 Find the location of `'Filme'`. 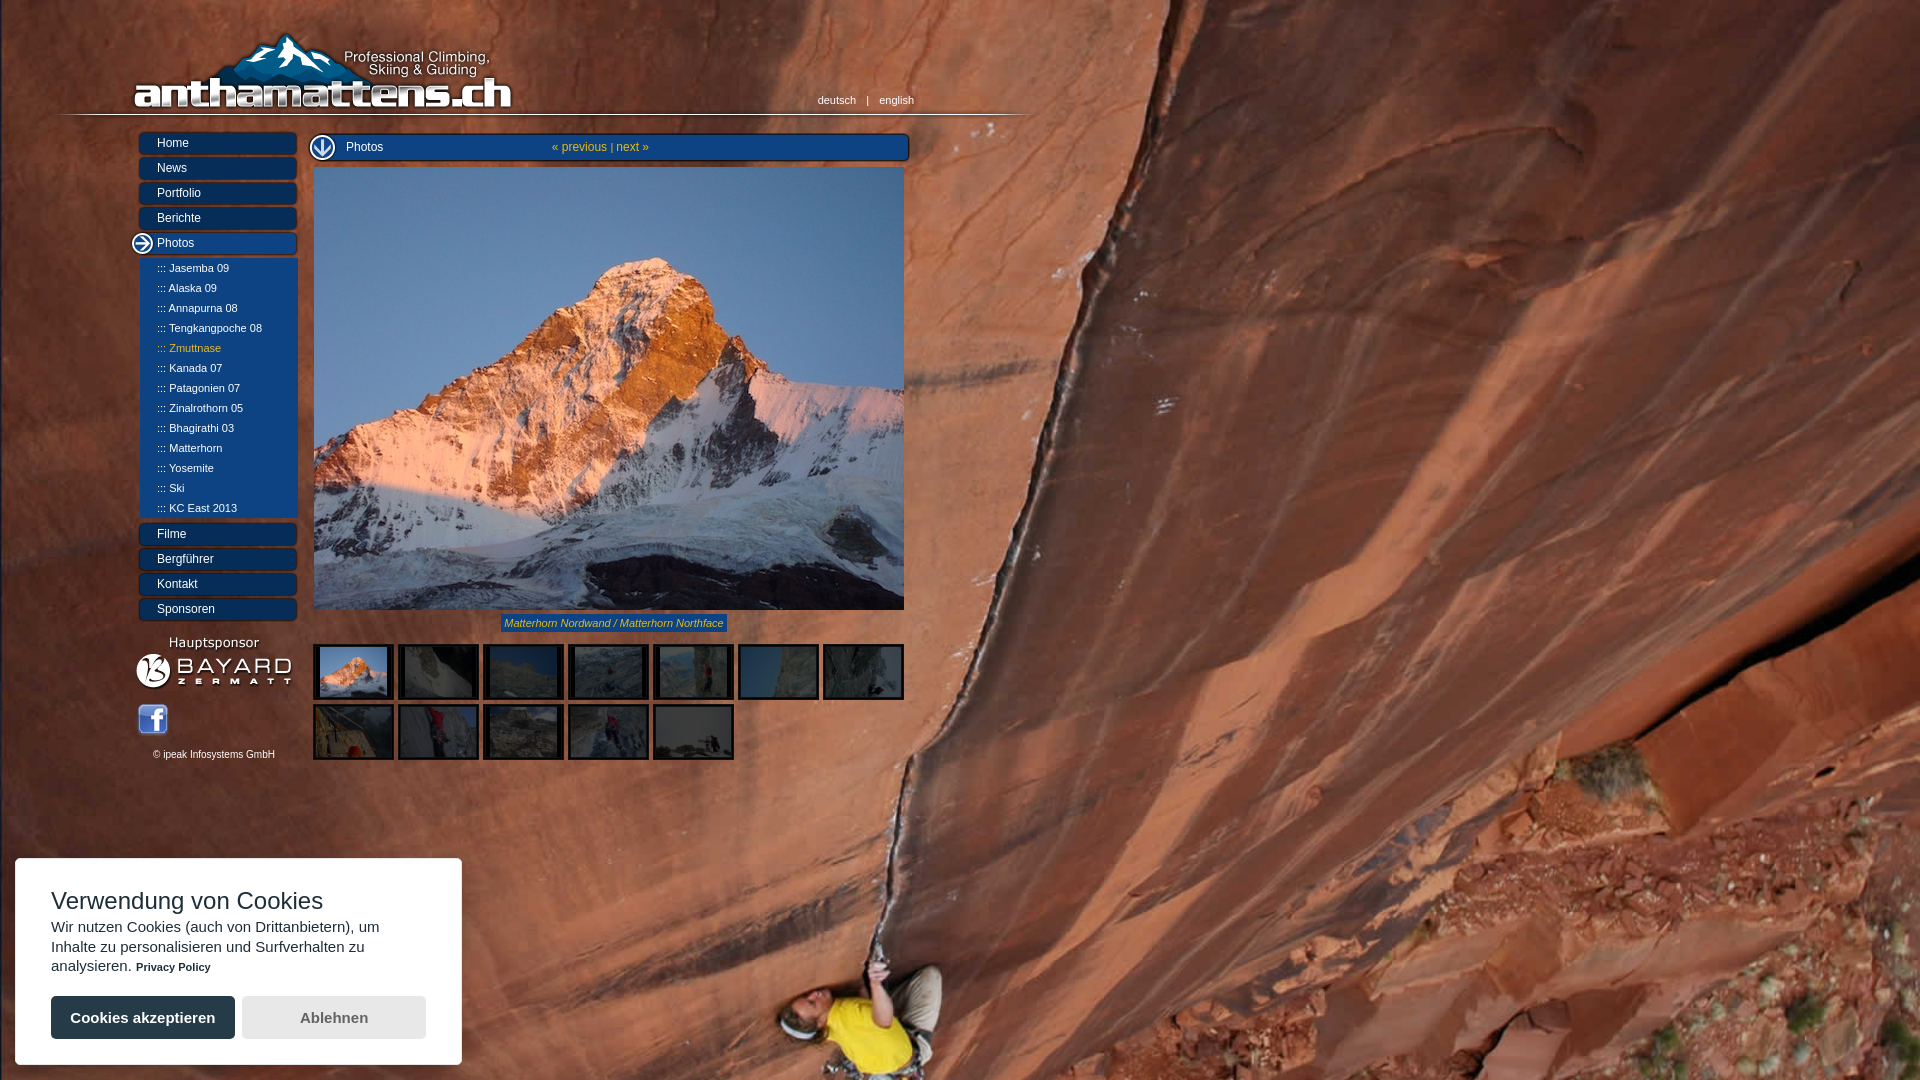

'Filme' is located at coordinates (214, 533).